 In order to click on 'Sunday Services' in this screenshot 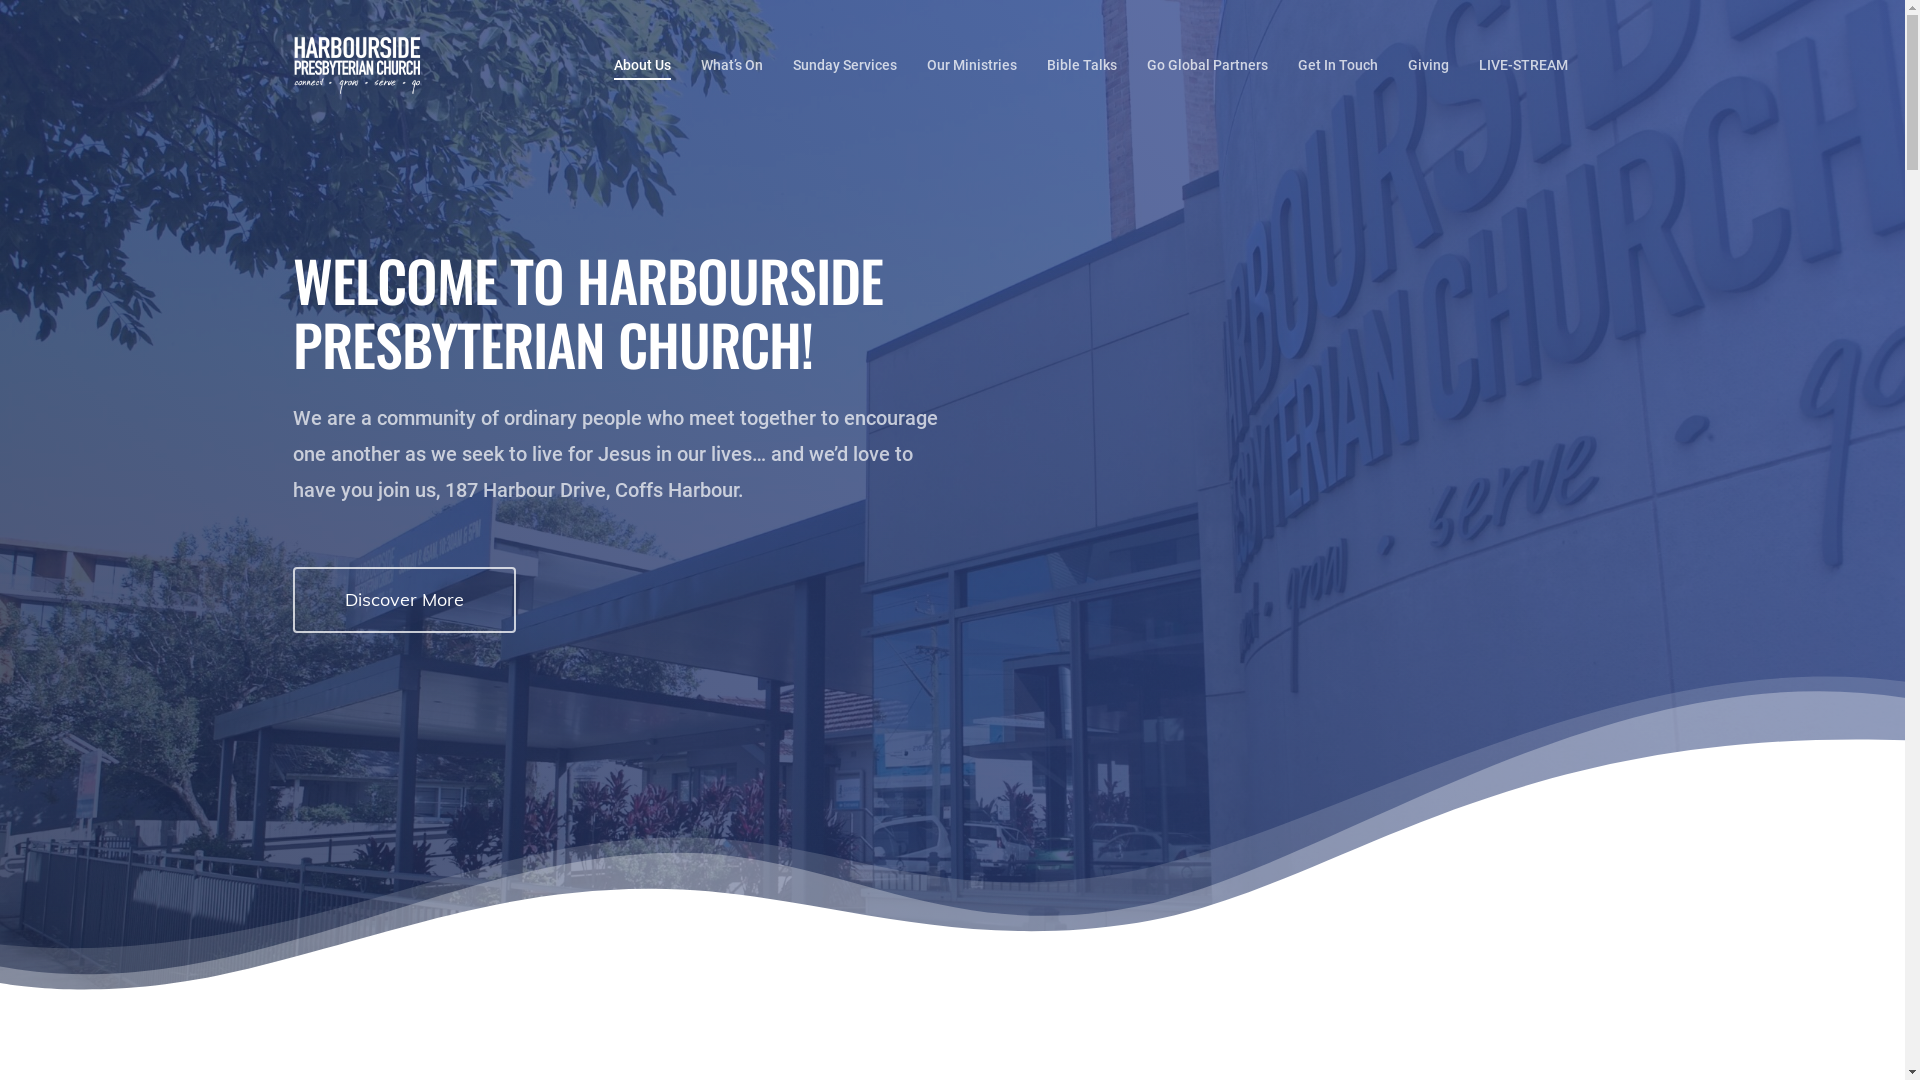, I will do `click(844, 64)`.